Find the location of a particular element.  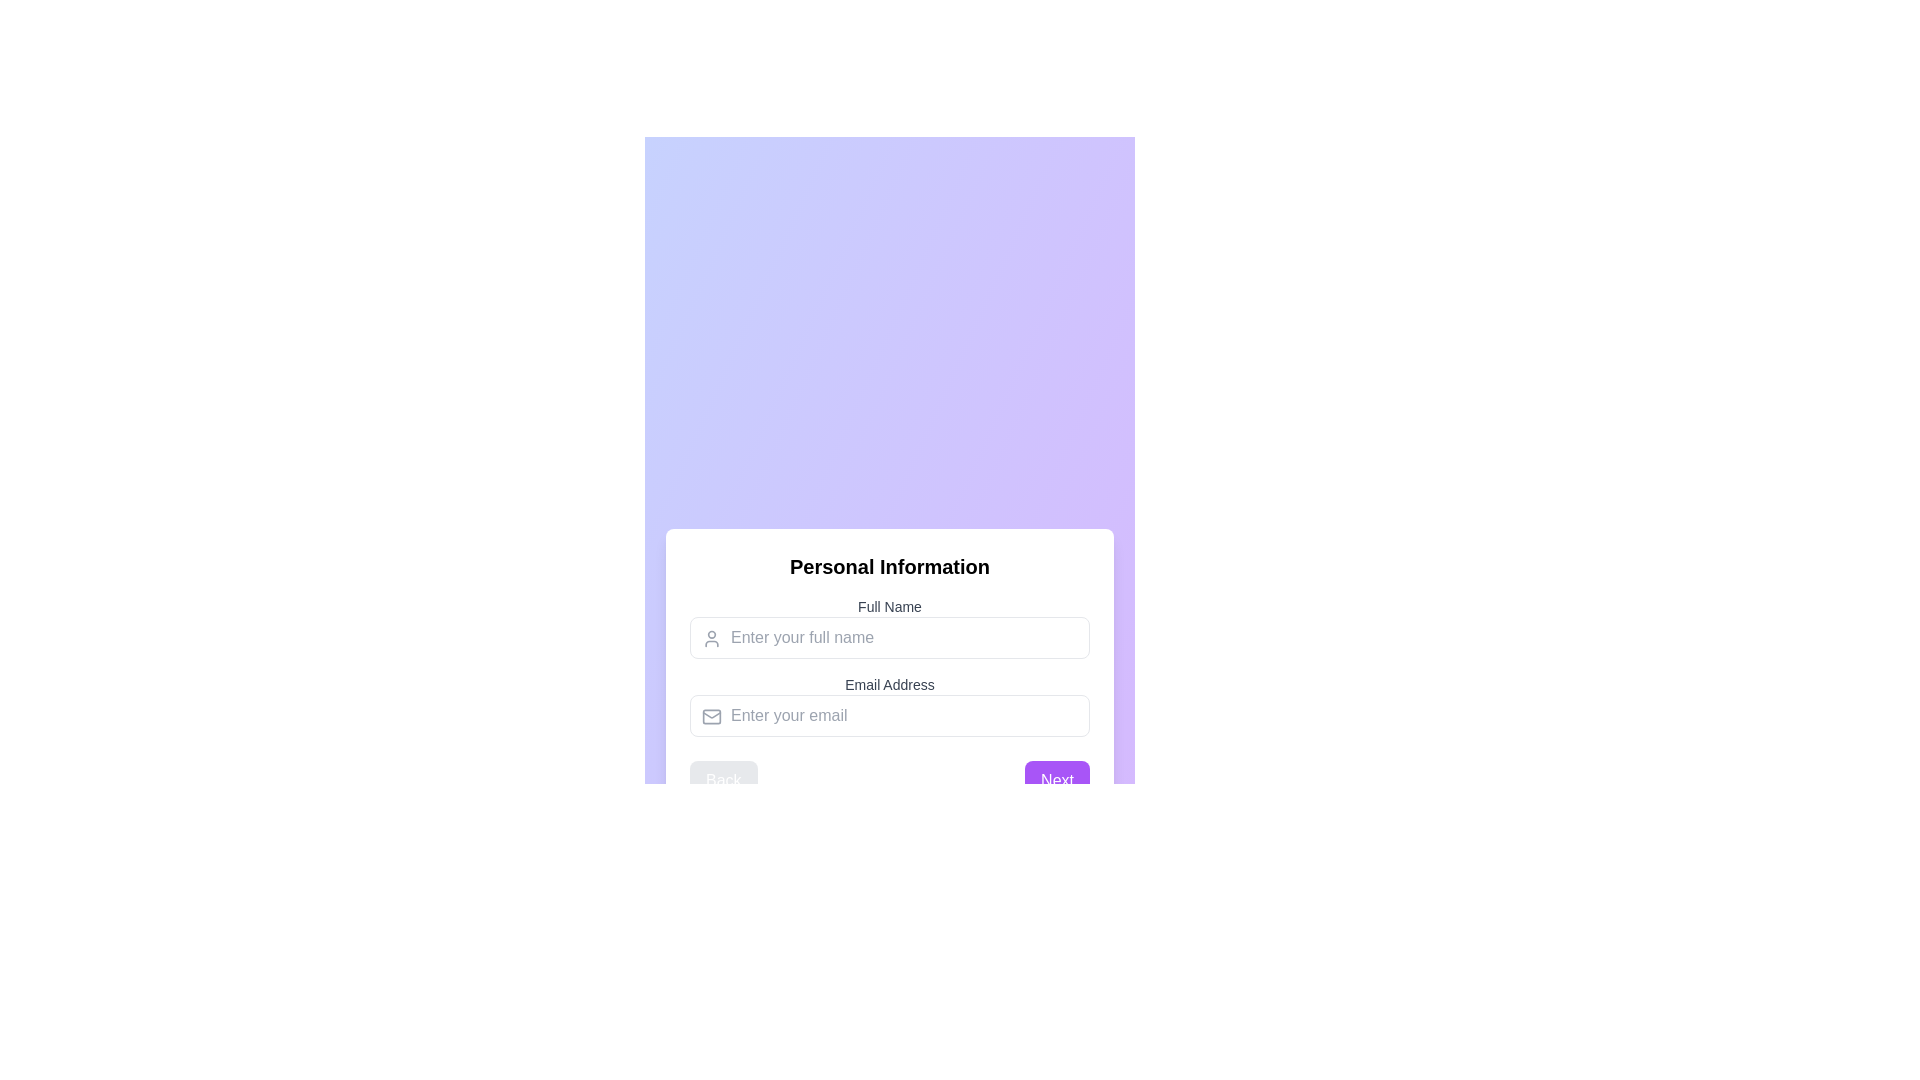

the static text label indicating 'Full Name' which is positioned above the text input field in the 'Personal Information' section is located at coordinates (888, 605).